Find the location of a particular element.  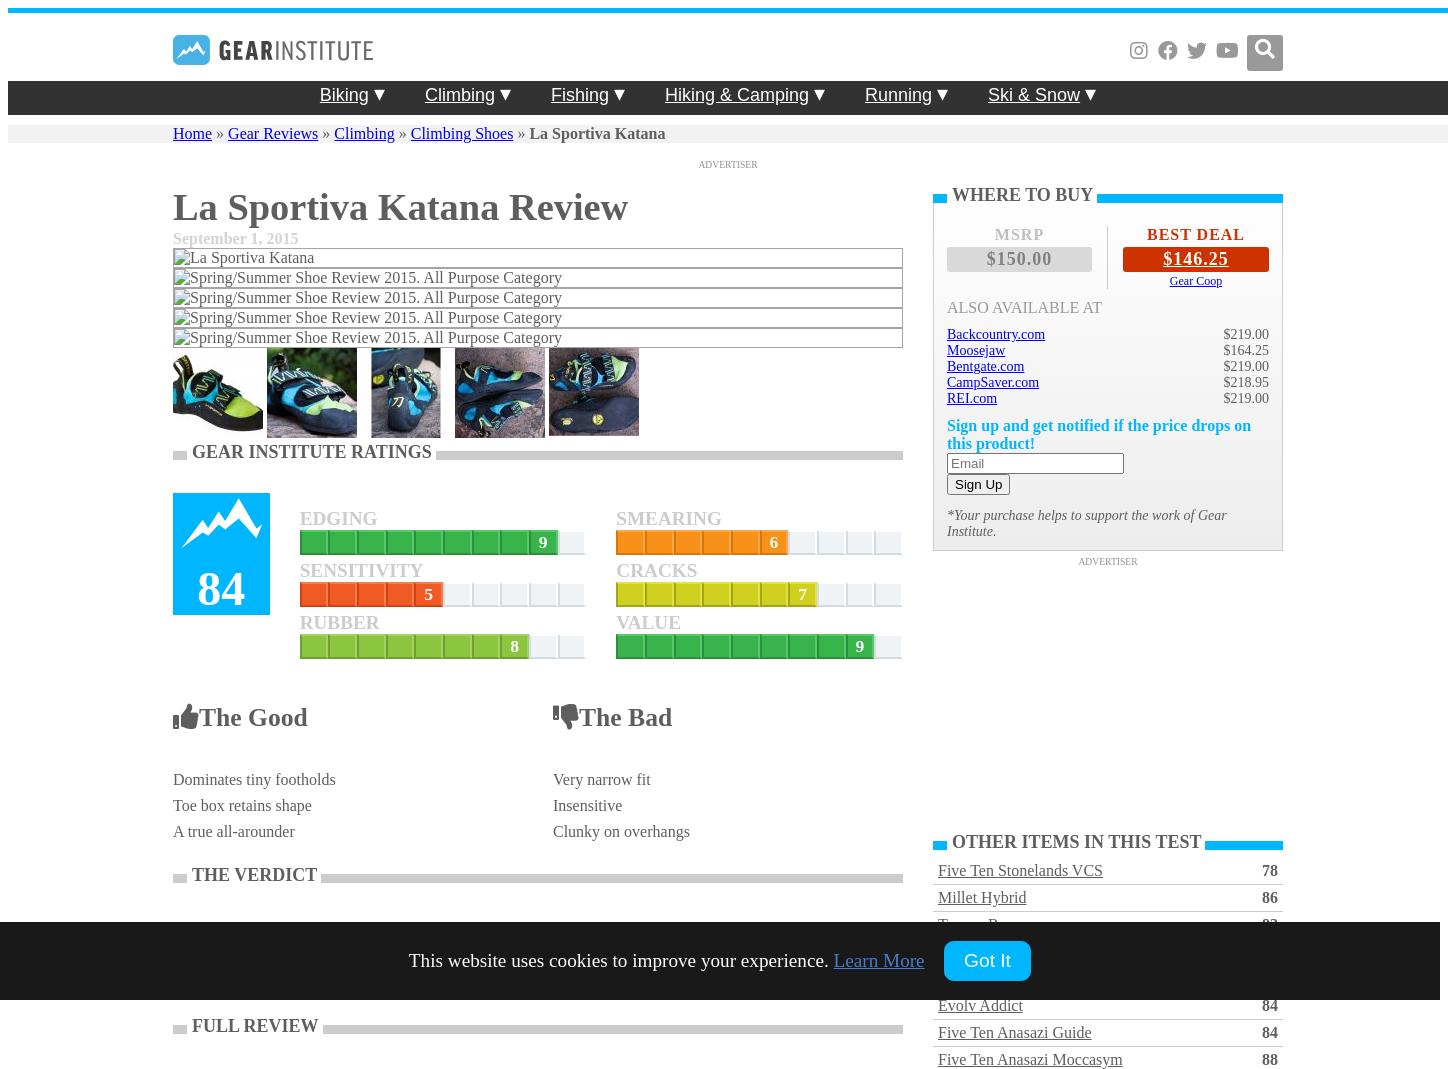

'Fishing' is located at coordinates (579, 94).